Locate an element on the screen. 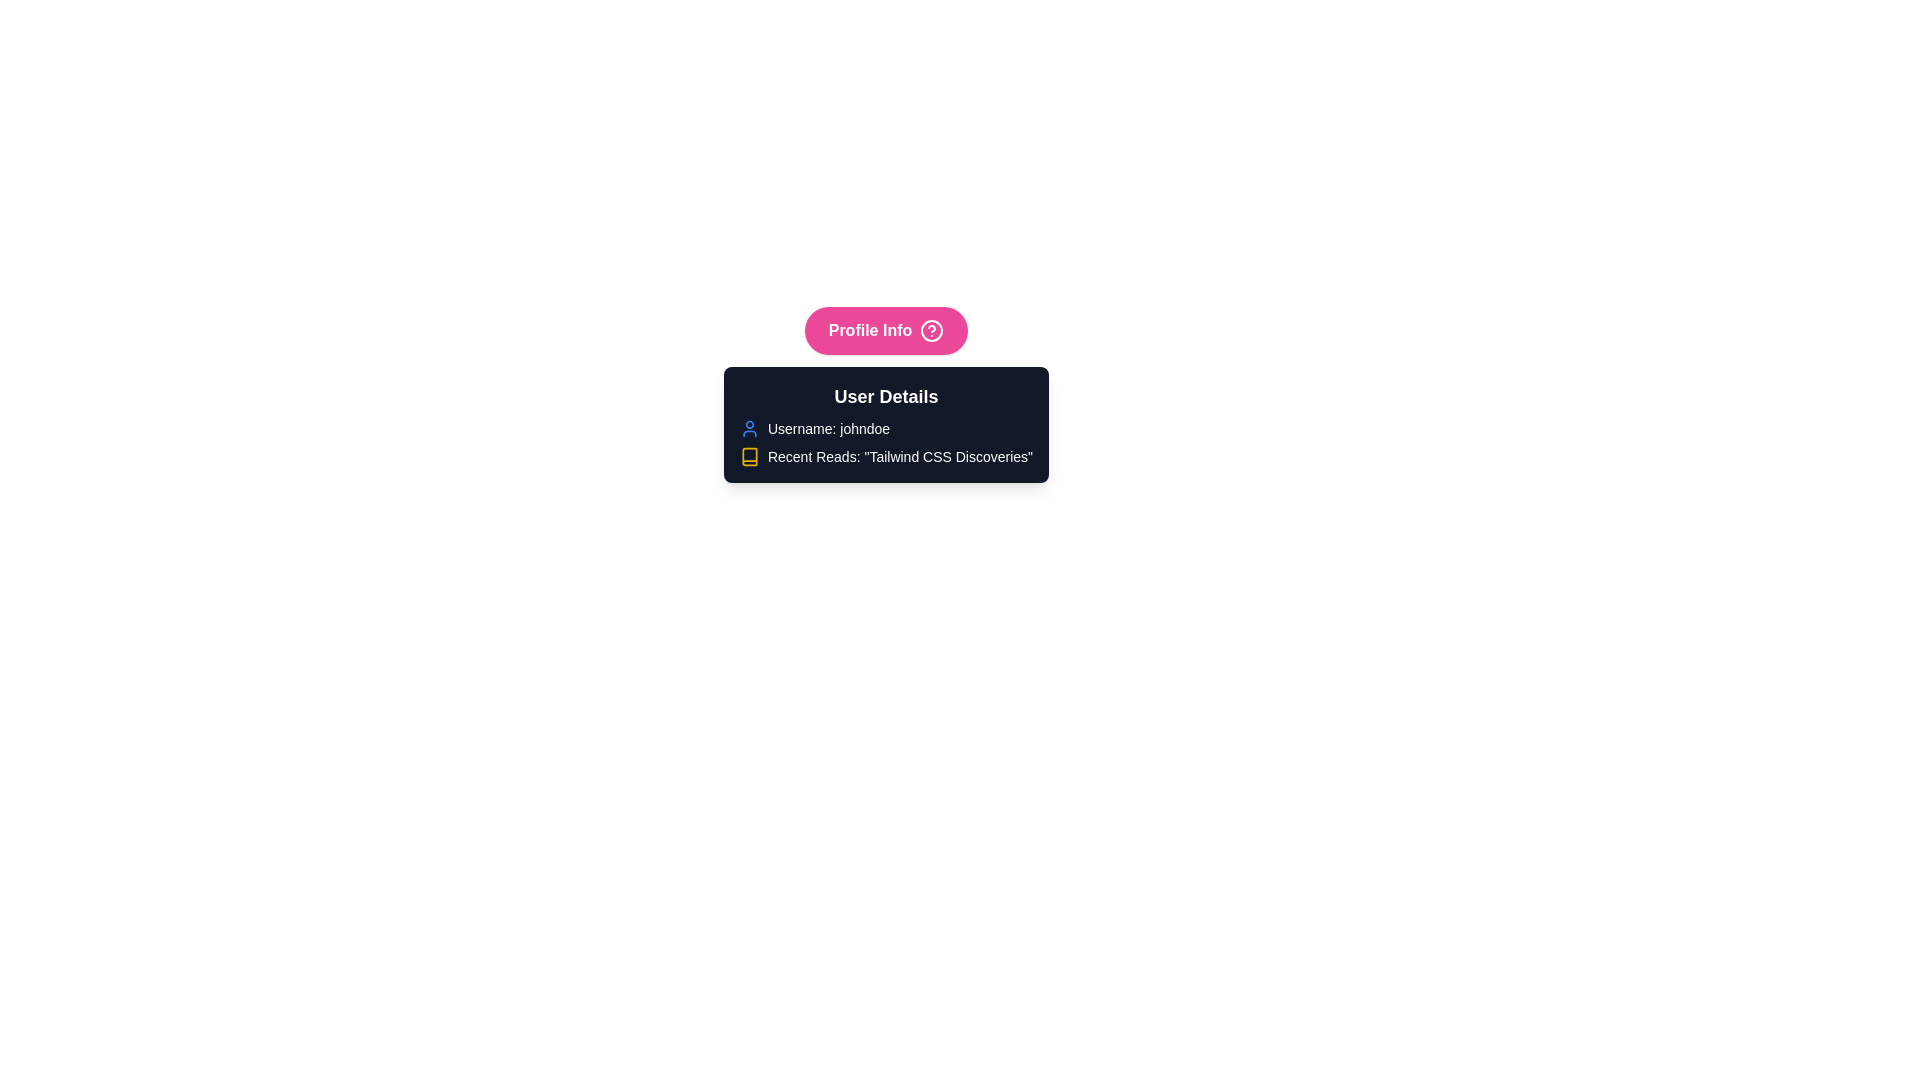 Image resolution: width=1920 pixels, height=1080 pixels. the user icon represented by a blue-colored minimalist human silhouette located in the 'User Details' section, to the left of the username 'Username: johndoe' is located at coordinates (748, 427).